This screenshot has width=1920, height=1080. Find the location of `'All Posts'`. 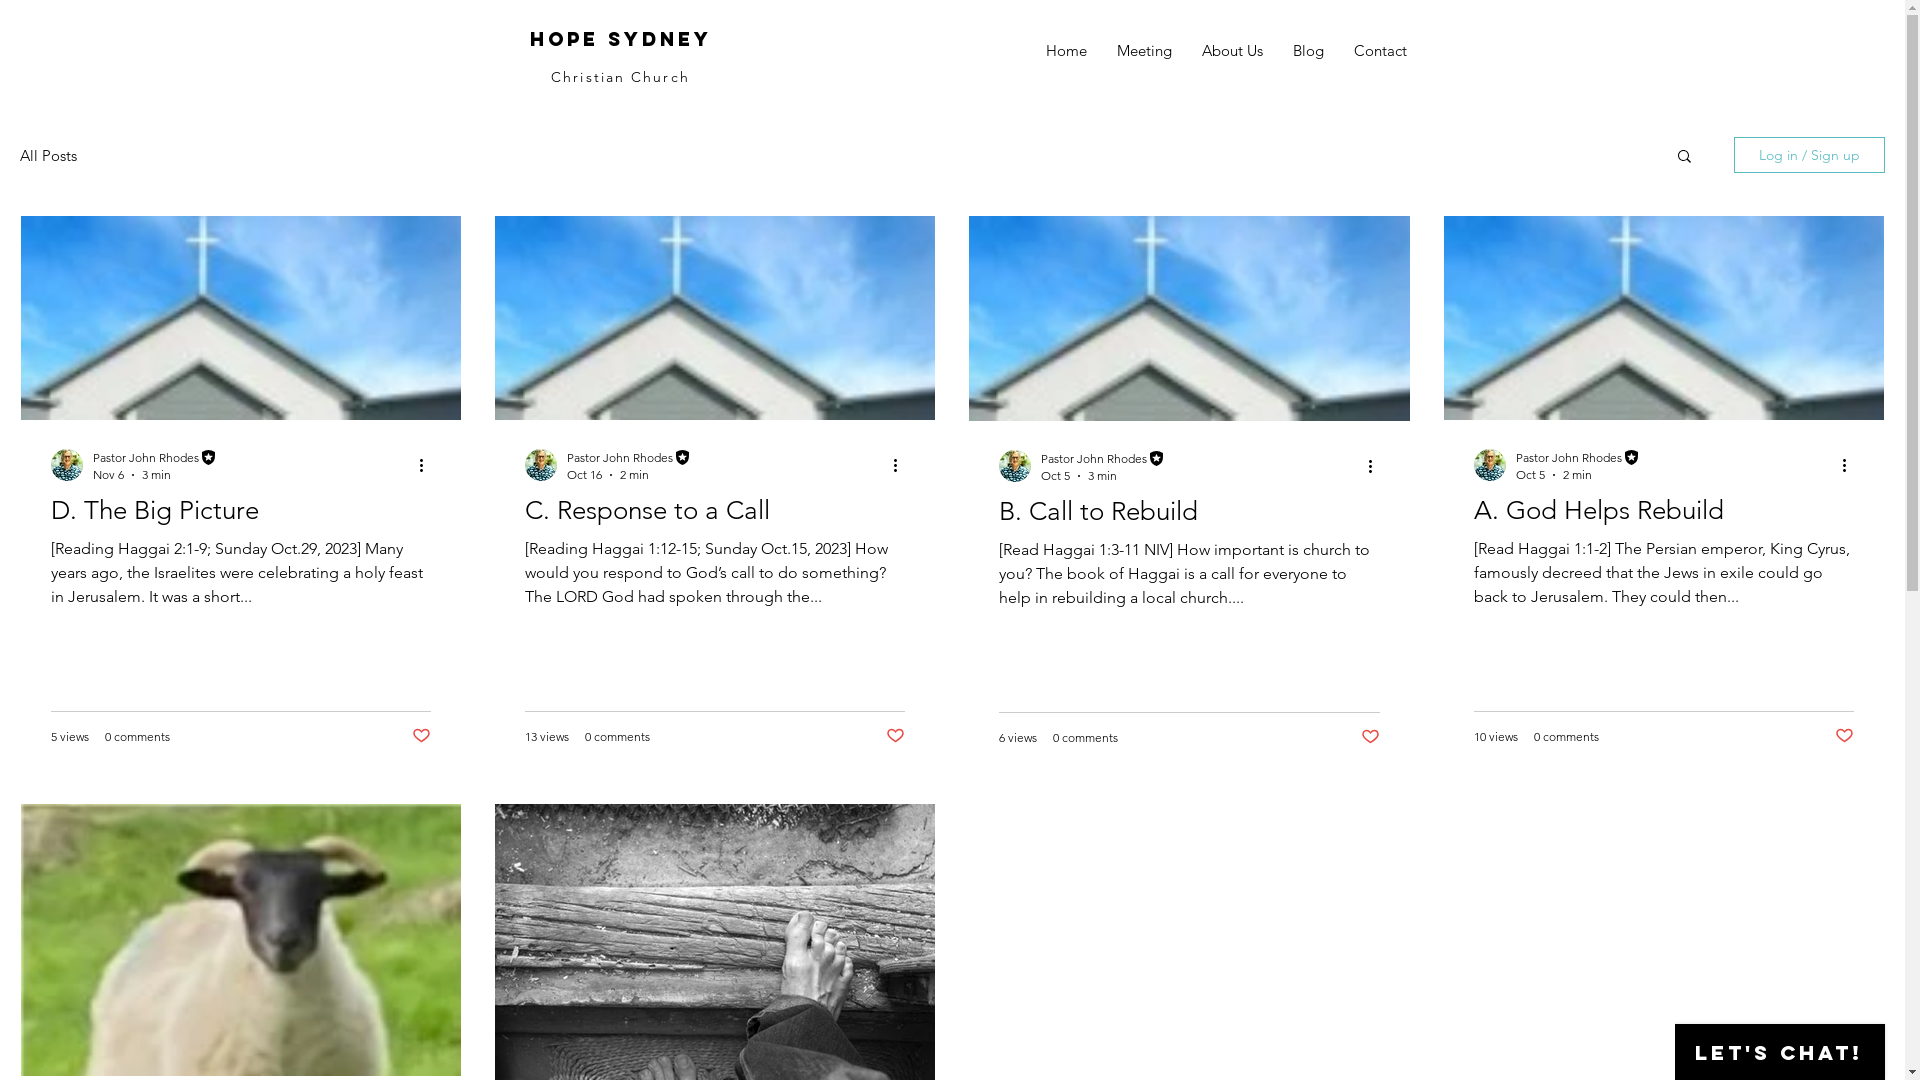

'All Posts' is located at coordinates (48, 154).